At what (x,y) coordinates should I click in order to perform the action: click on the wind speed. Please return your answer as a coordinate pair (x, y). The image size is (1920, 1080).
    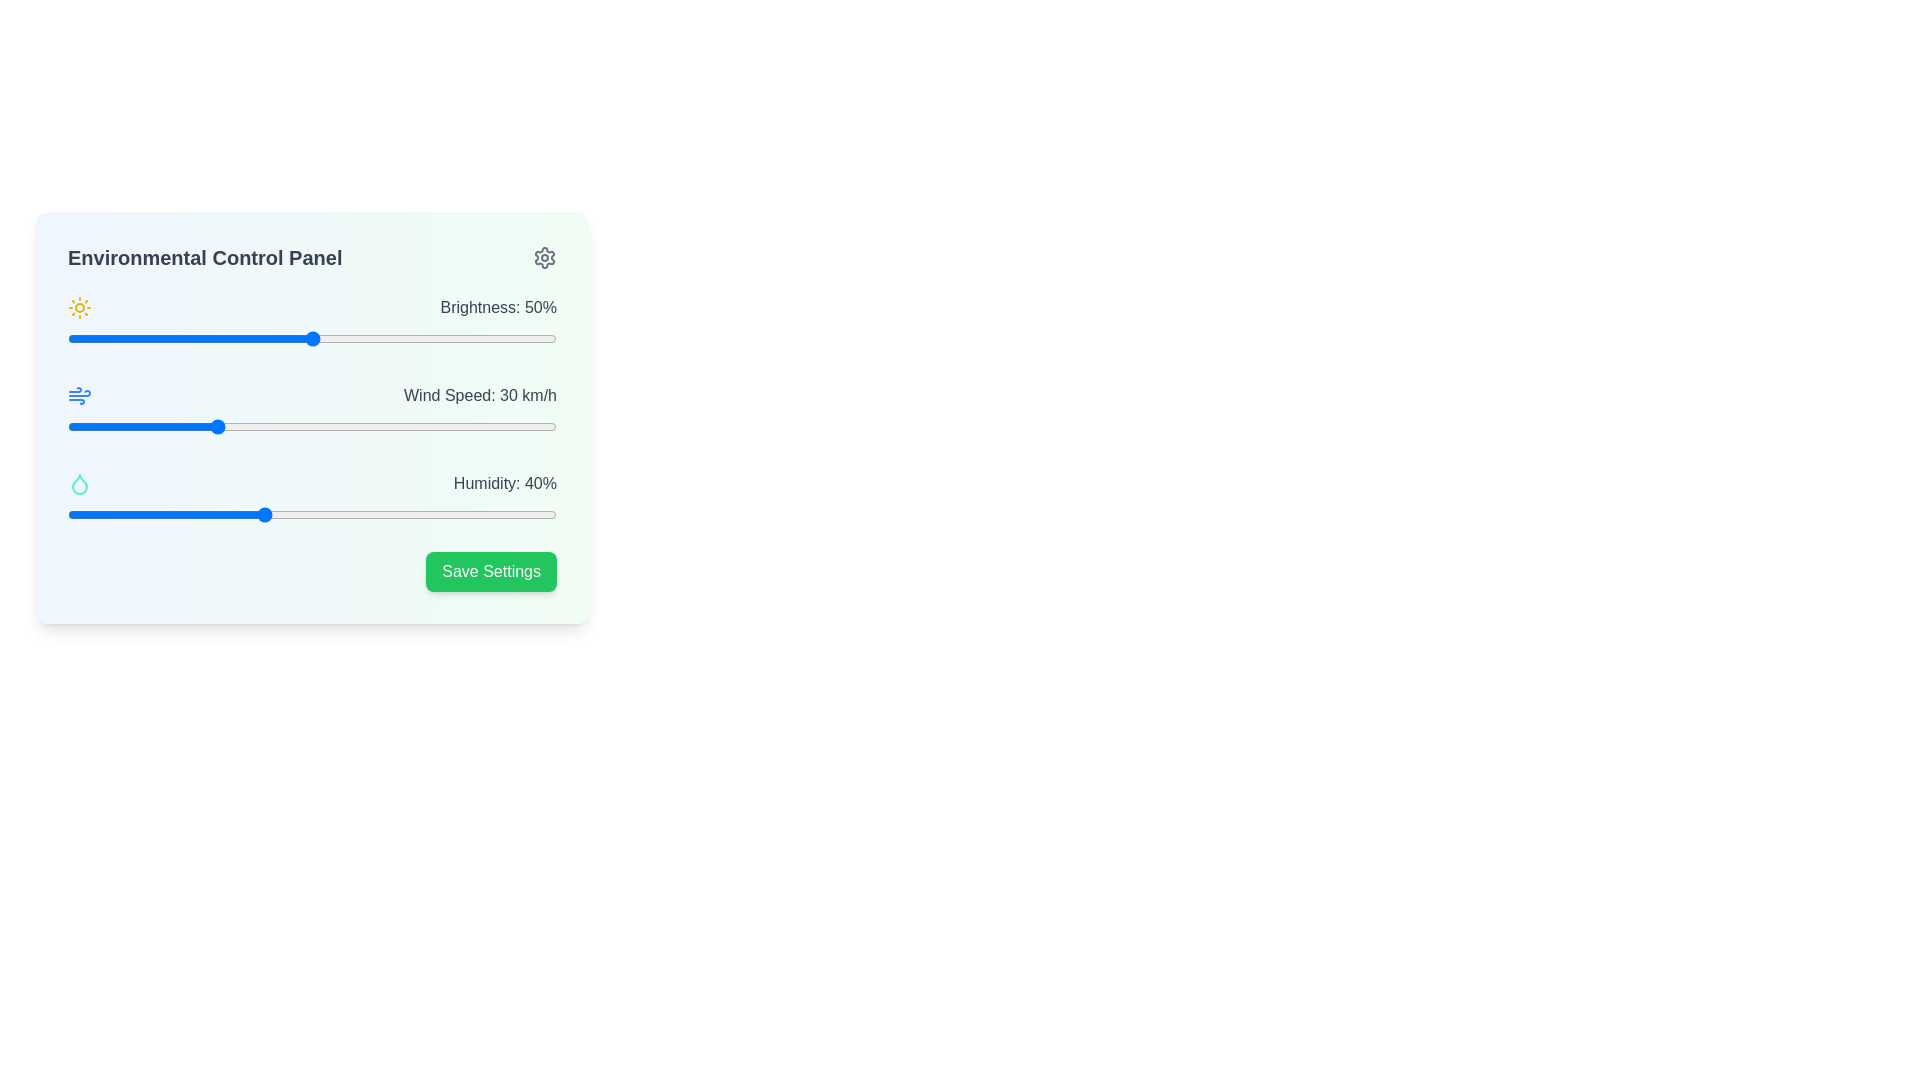
    Looking at the image, I should click on (252, 426).